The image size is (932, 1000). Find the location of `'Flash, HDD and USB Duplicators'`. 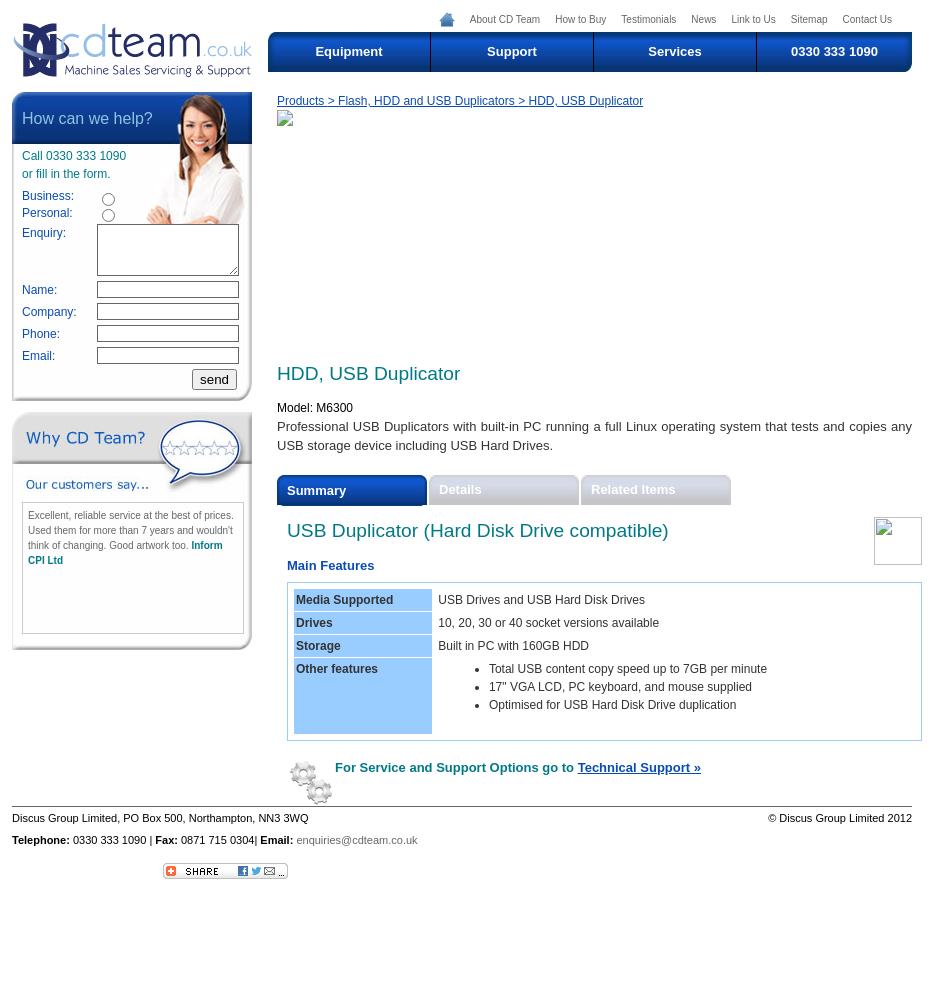

'Flash, HDD and USB Duplicators' is located at coordinates (427, 100).